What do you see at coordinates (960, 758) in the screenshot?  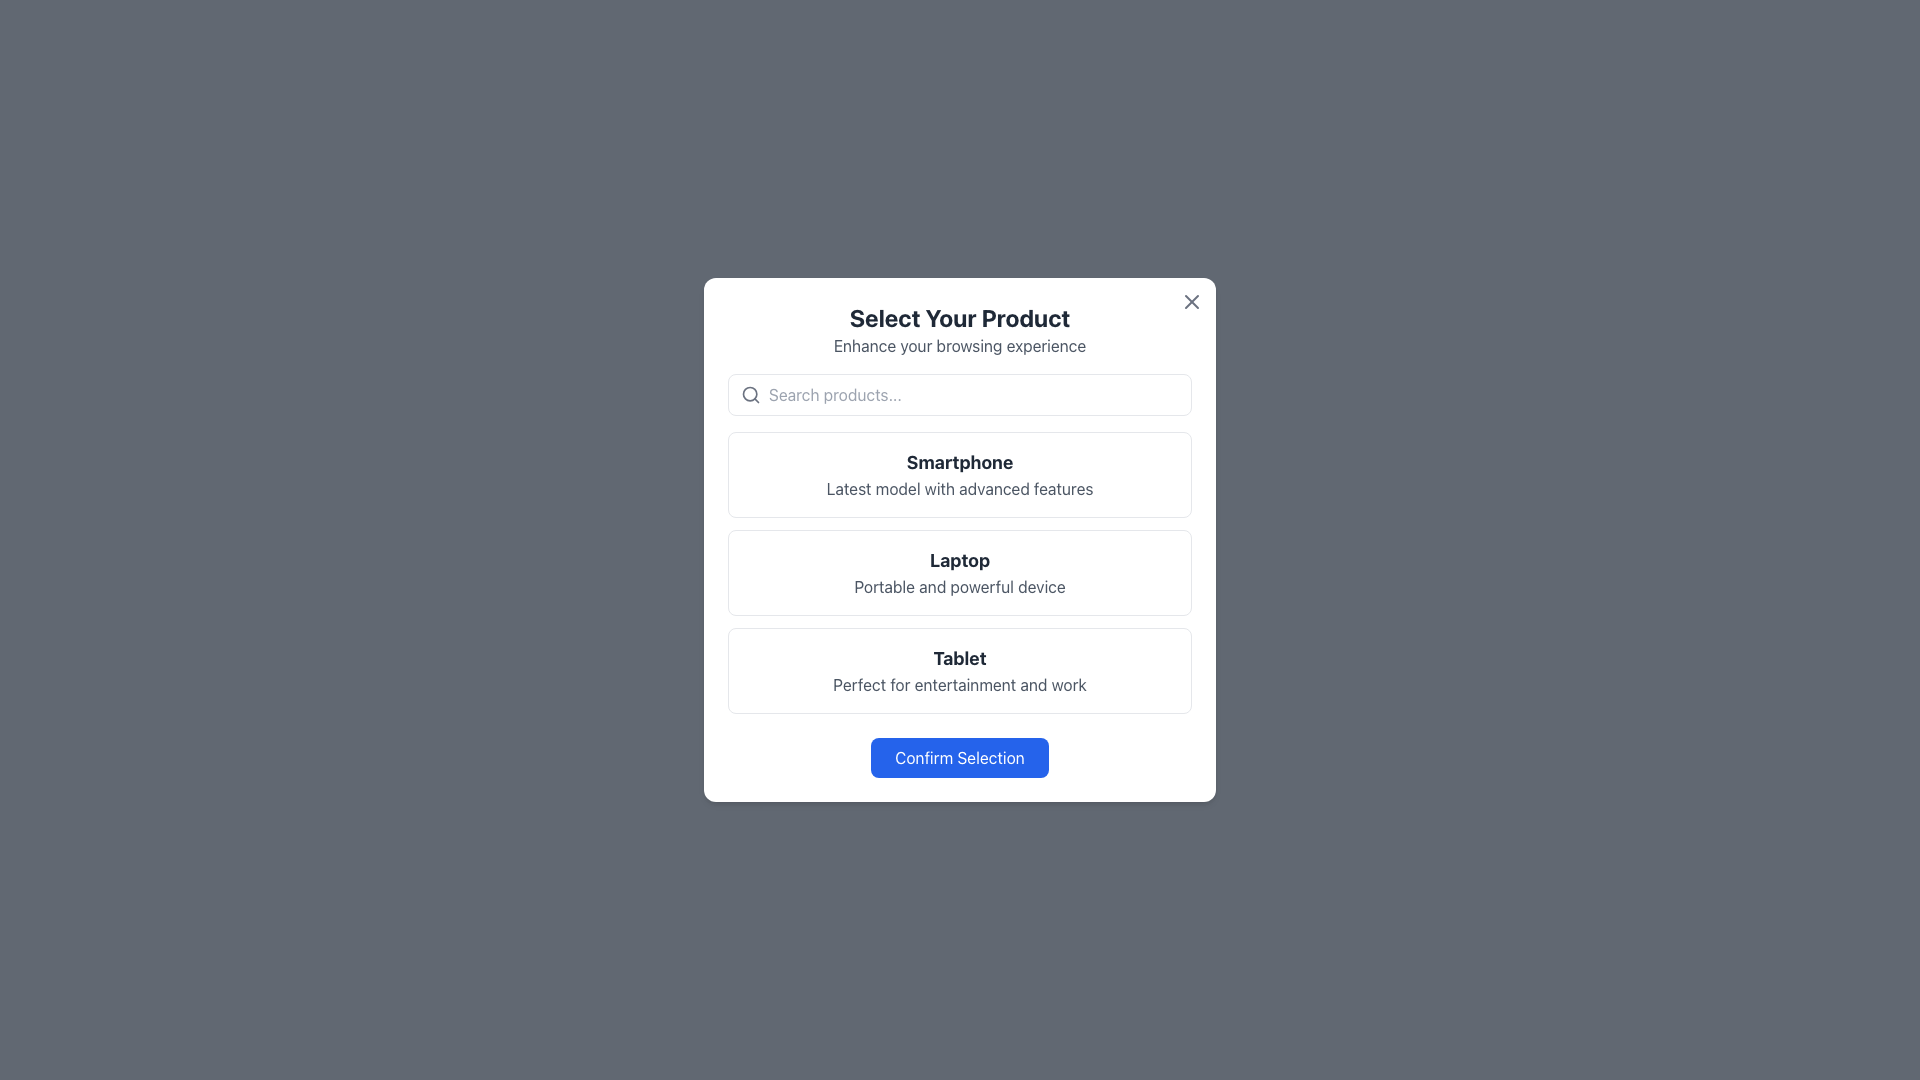 I see `the 'Confirm Selection' button, which features a blue background and white text` at bounding box center [960, 758].